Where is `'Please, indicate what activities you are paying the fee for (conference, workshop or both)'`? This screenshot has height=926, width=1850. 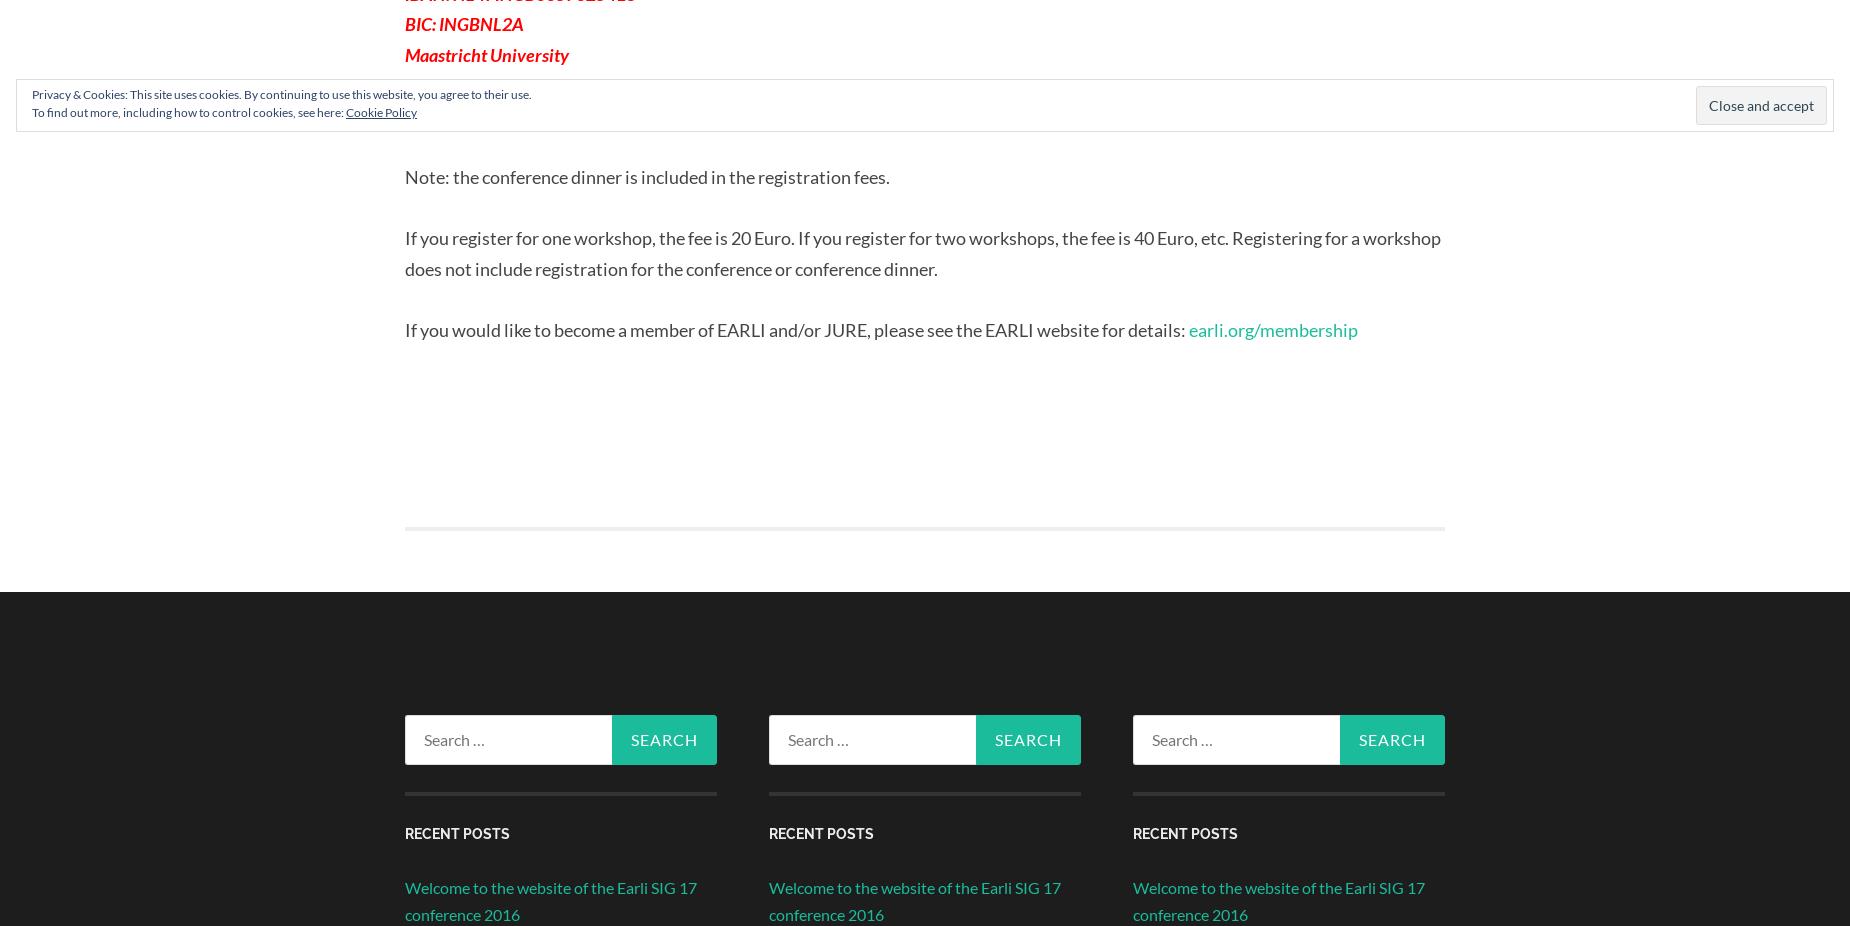 'Please, indicate what activities you are paying the fee for (conference, workshop or both)' is located at coordinates (717, 114).